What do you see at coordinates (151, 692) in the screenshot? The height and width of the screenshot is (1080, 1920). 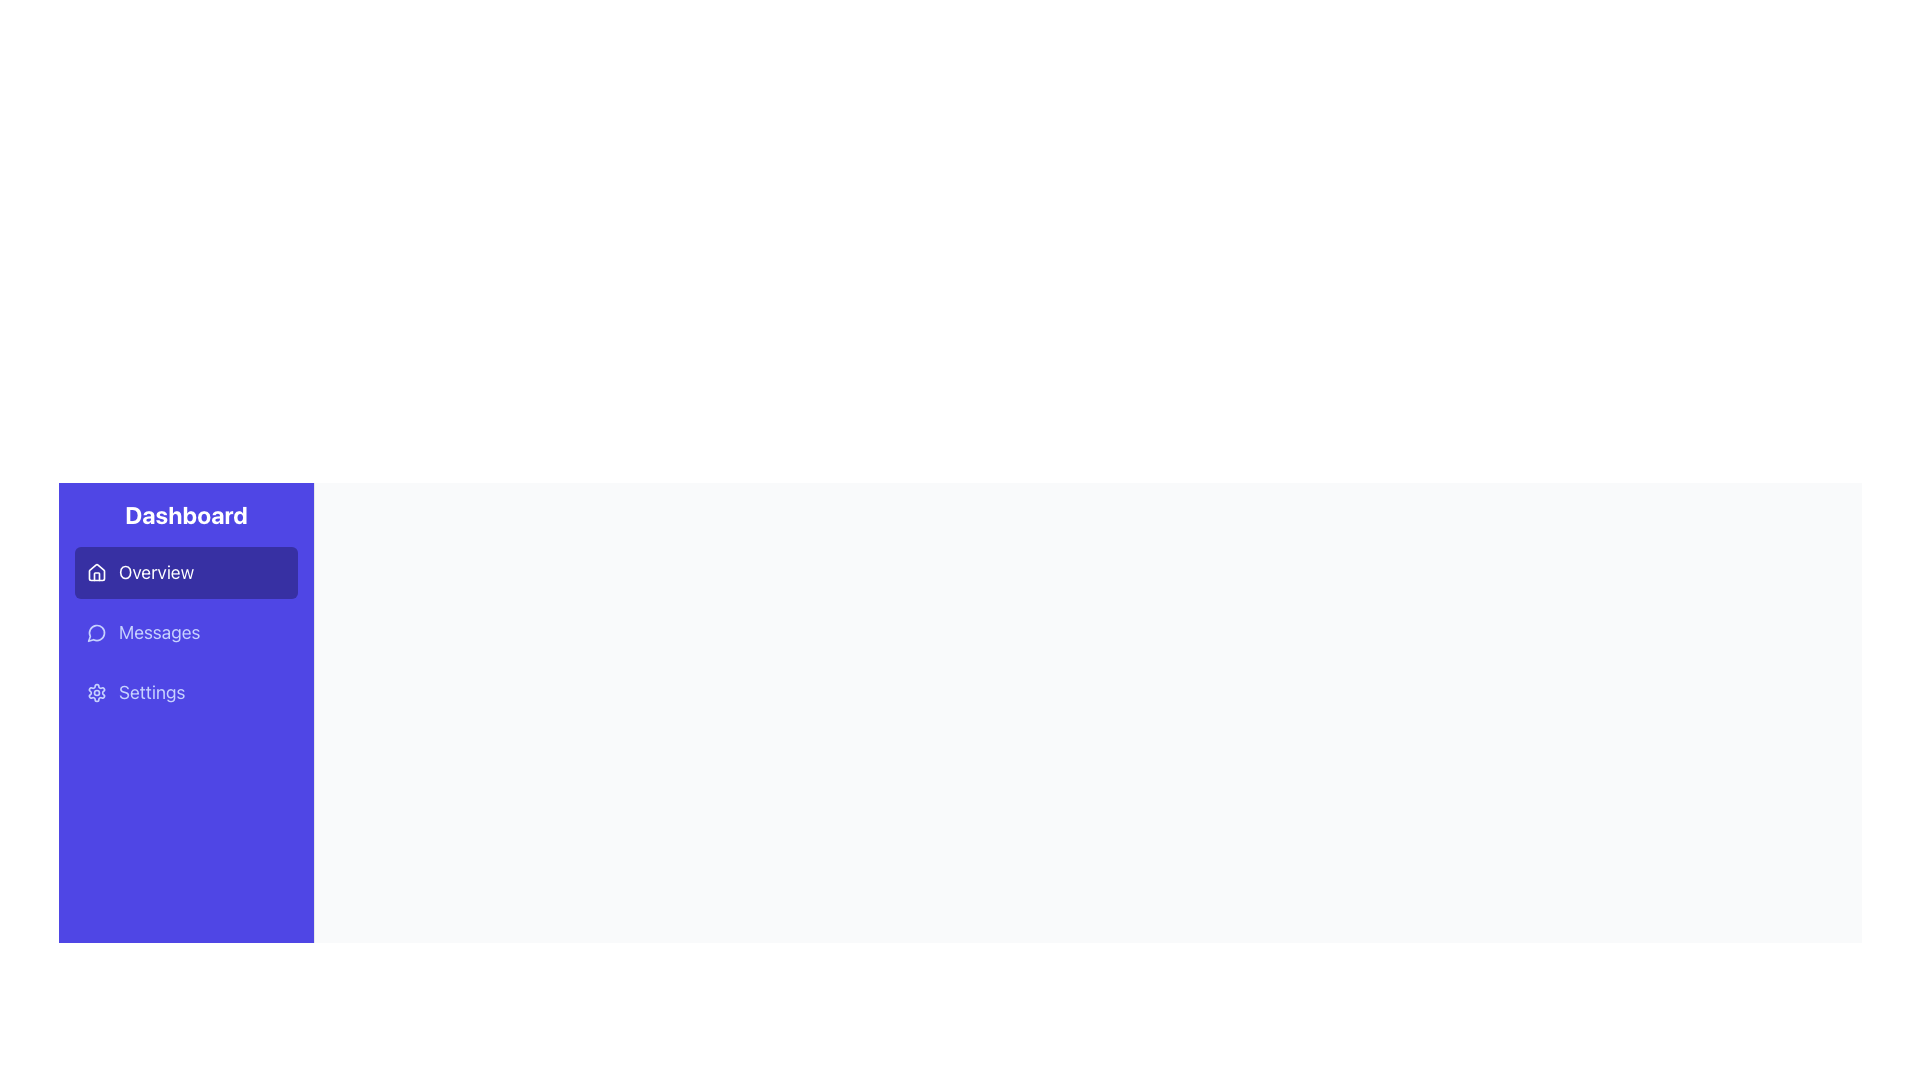 I see `the third text label in the vertical navigation menu` at bounding box center [151, 692].